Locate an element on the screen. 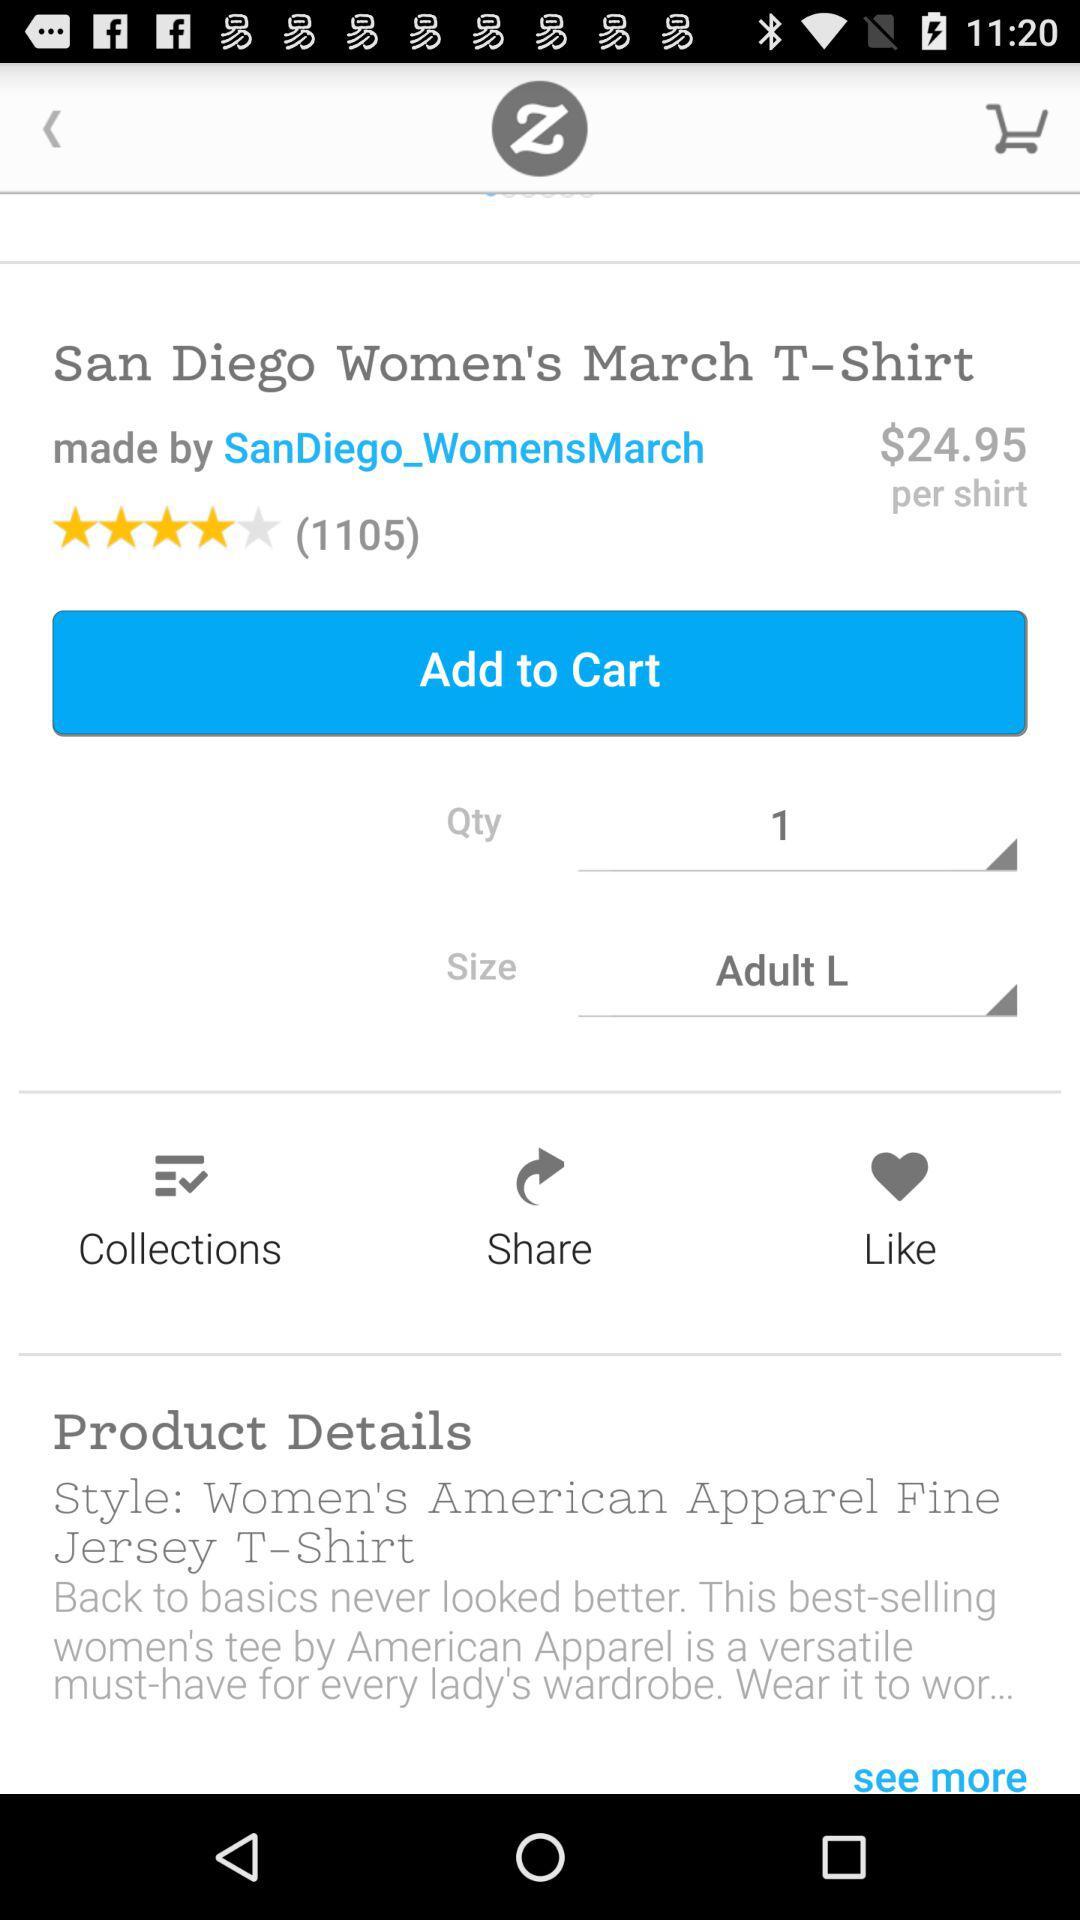 This screenshot has height=1920, width=1080. adverstment zoon in the box is located at coordinates (538, 127).